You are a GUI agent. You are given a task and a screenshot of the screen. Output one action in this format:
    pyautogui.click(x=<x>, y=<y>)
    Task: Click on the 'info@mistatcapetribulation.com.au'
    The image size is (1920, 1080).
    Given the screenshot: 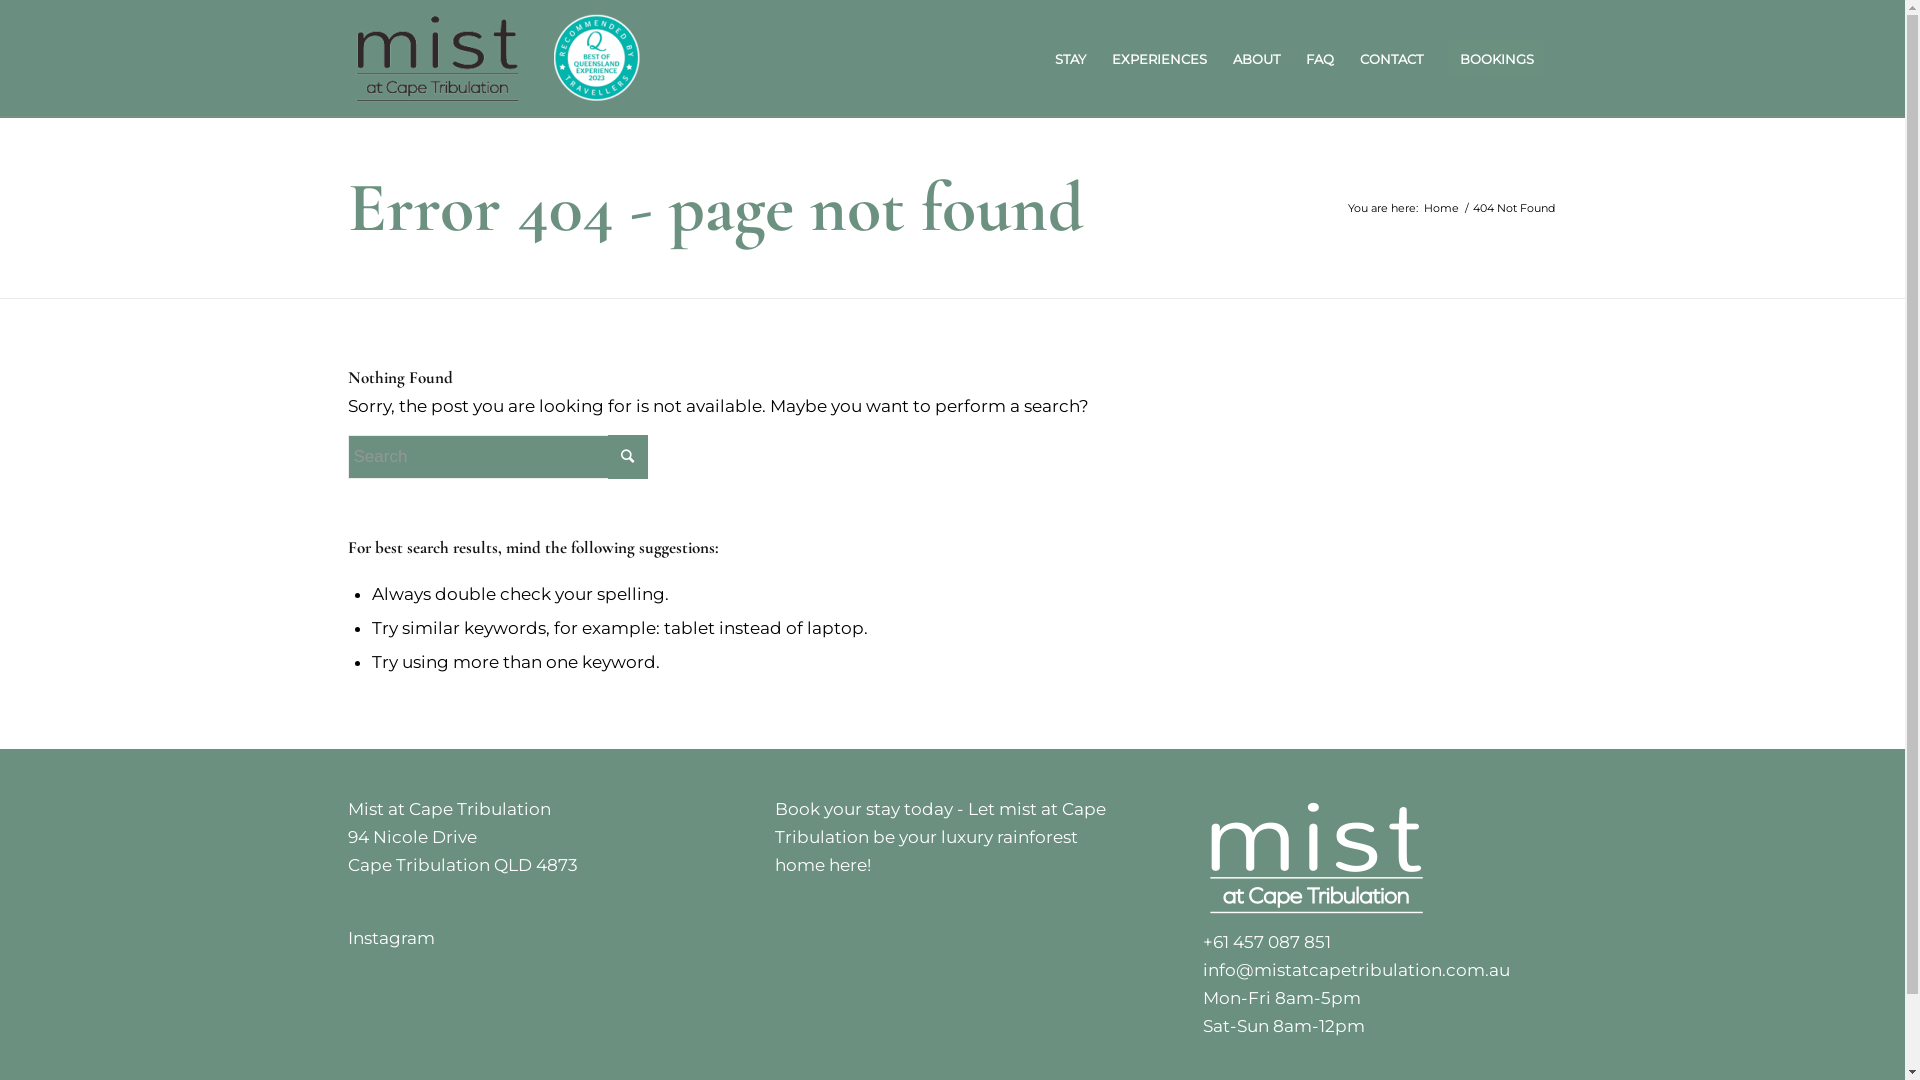 What is the action you would take?
    pyautogui.click(x=1356, y=968)
    